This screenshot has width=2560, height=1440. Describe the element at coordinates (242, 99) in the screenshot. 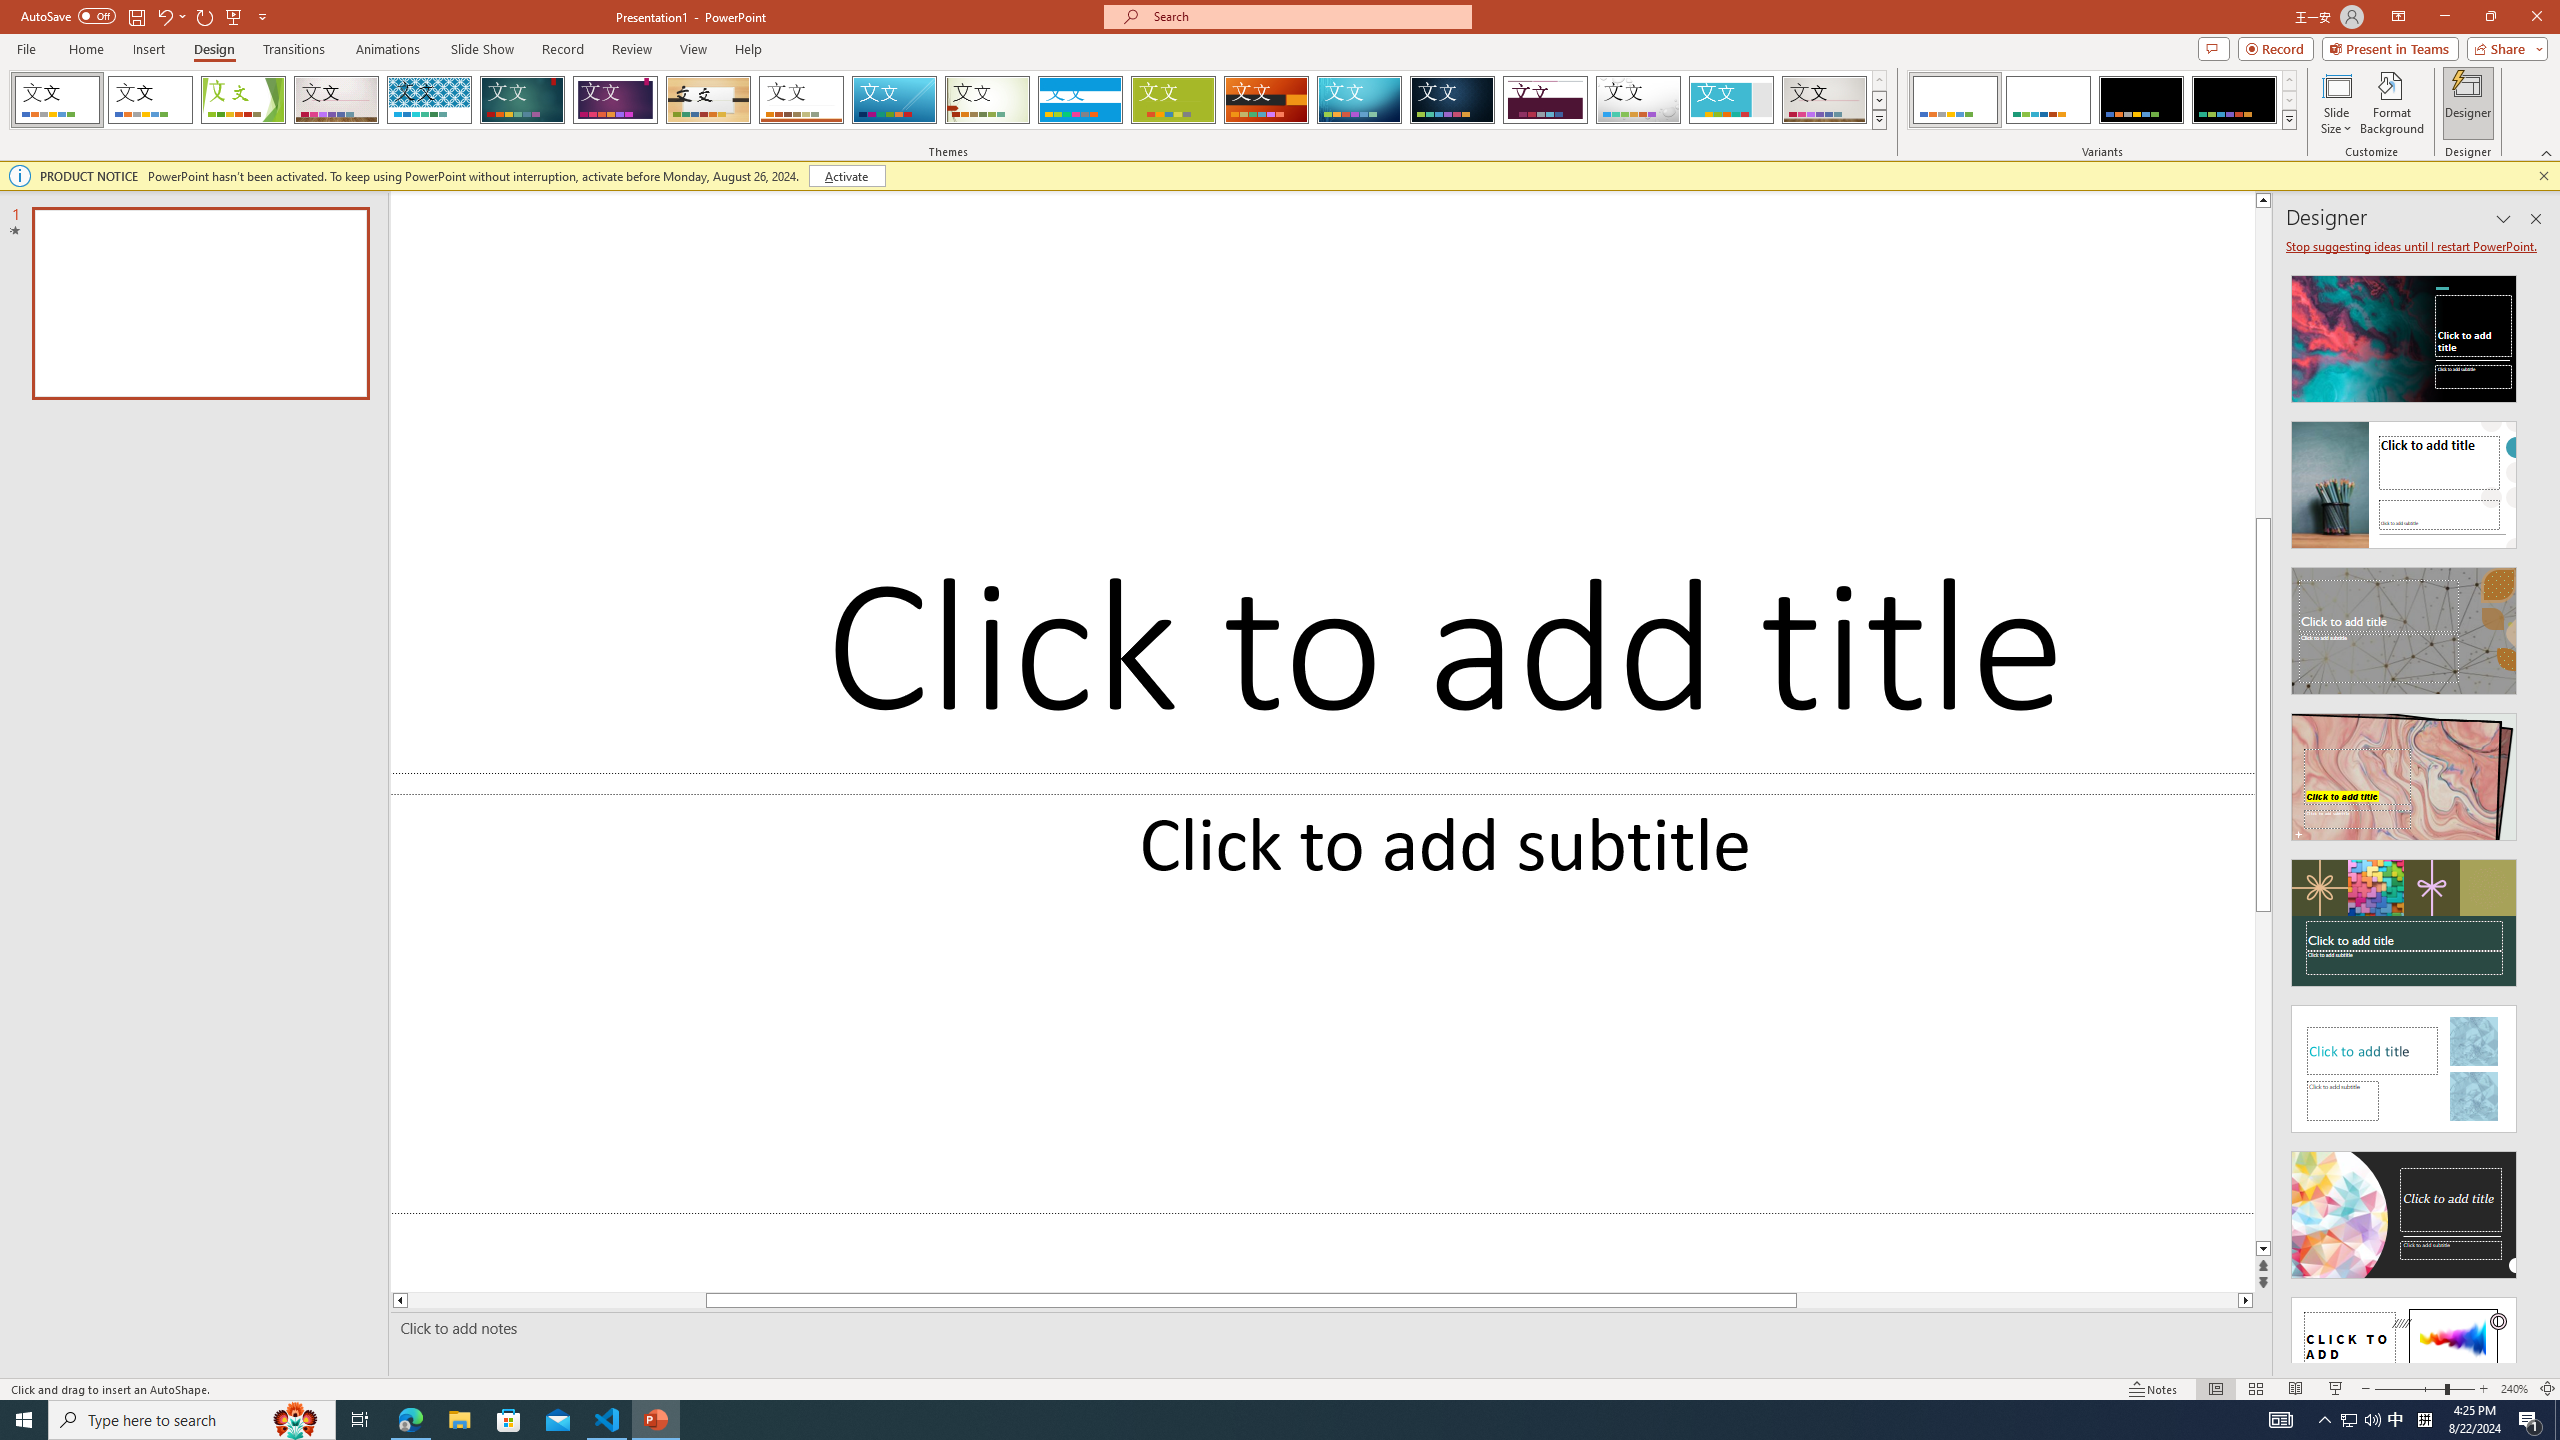

I see `'Facet'` at that location.